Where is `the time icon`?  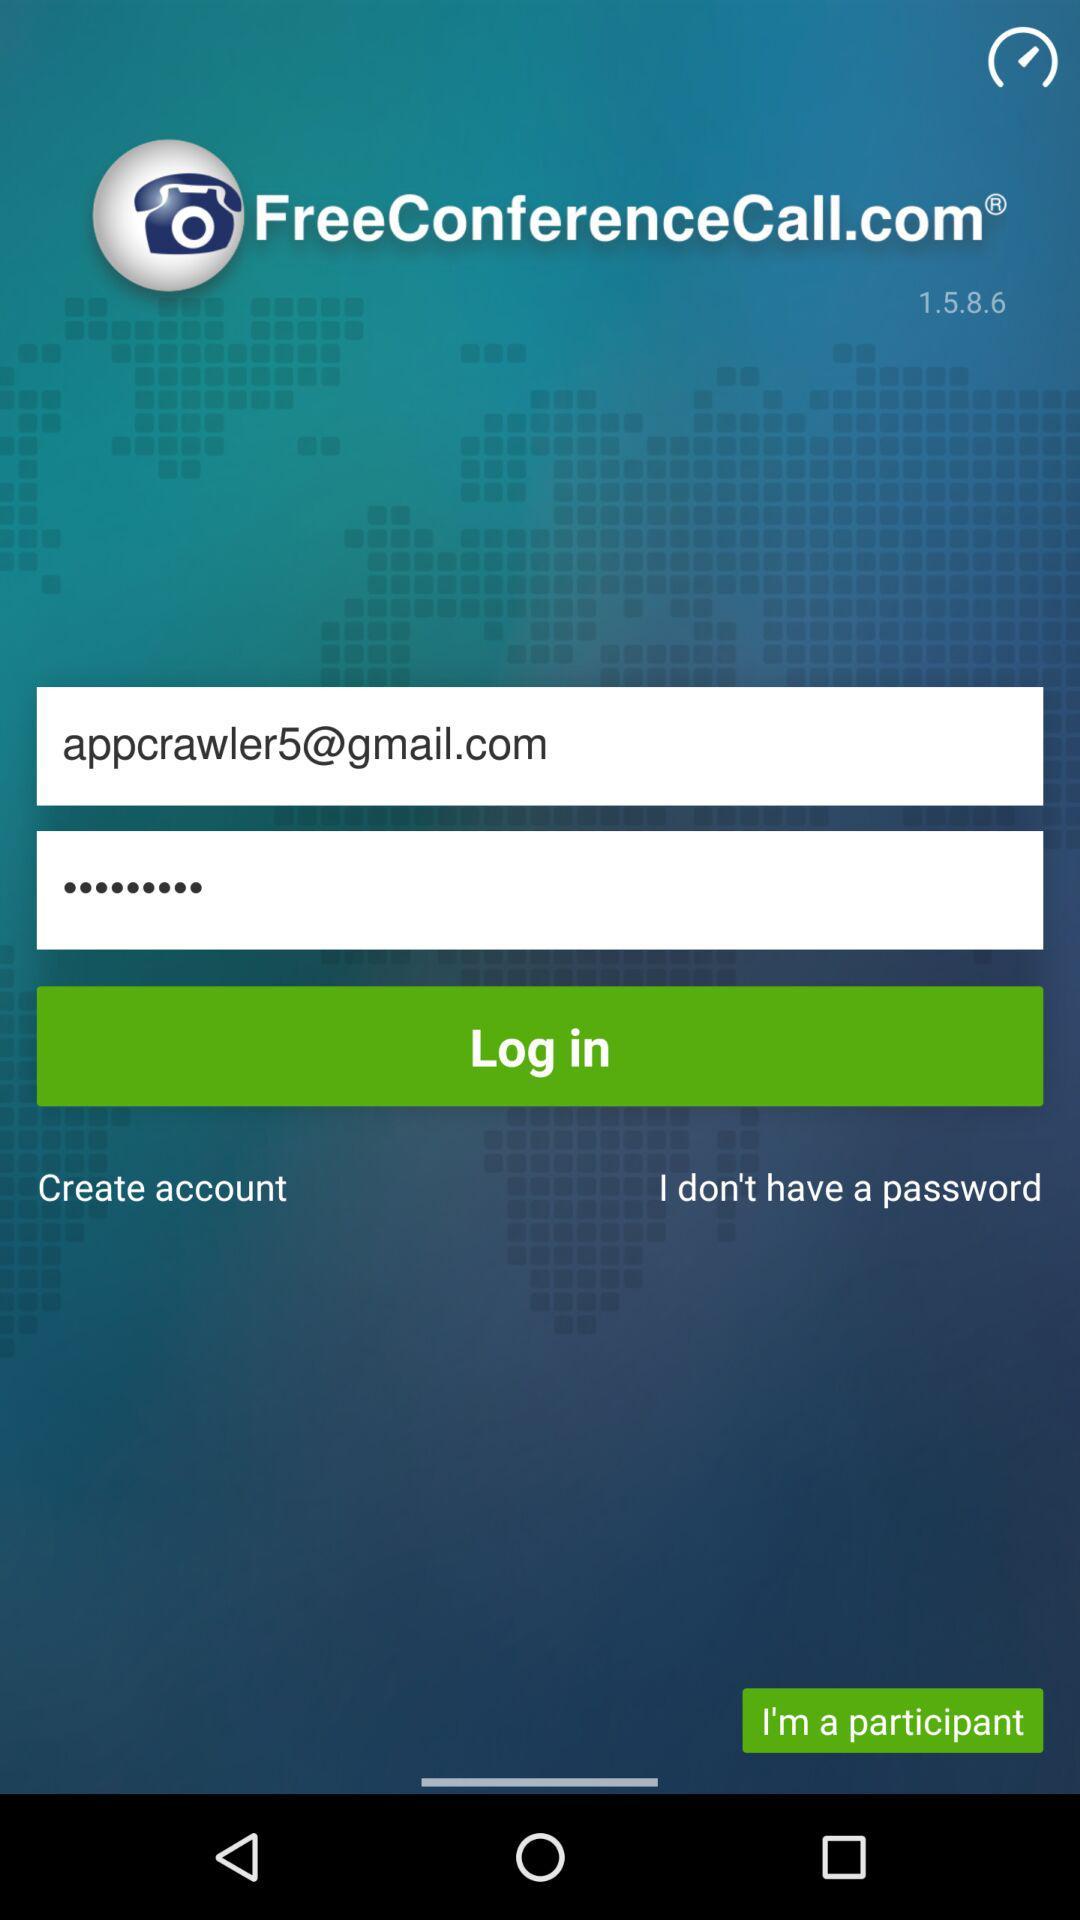 the time icon is located at coordinates (1022, 57).